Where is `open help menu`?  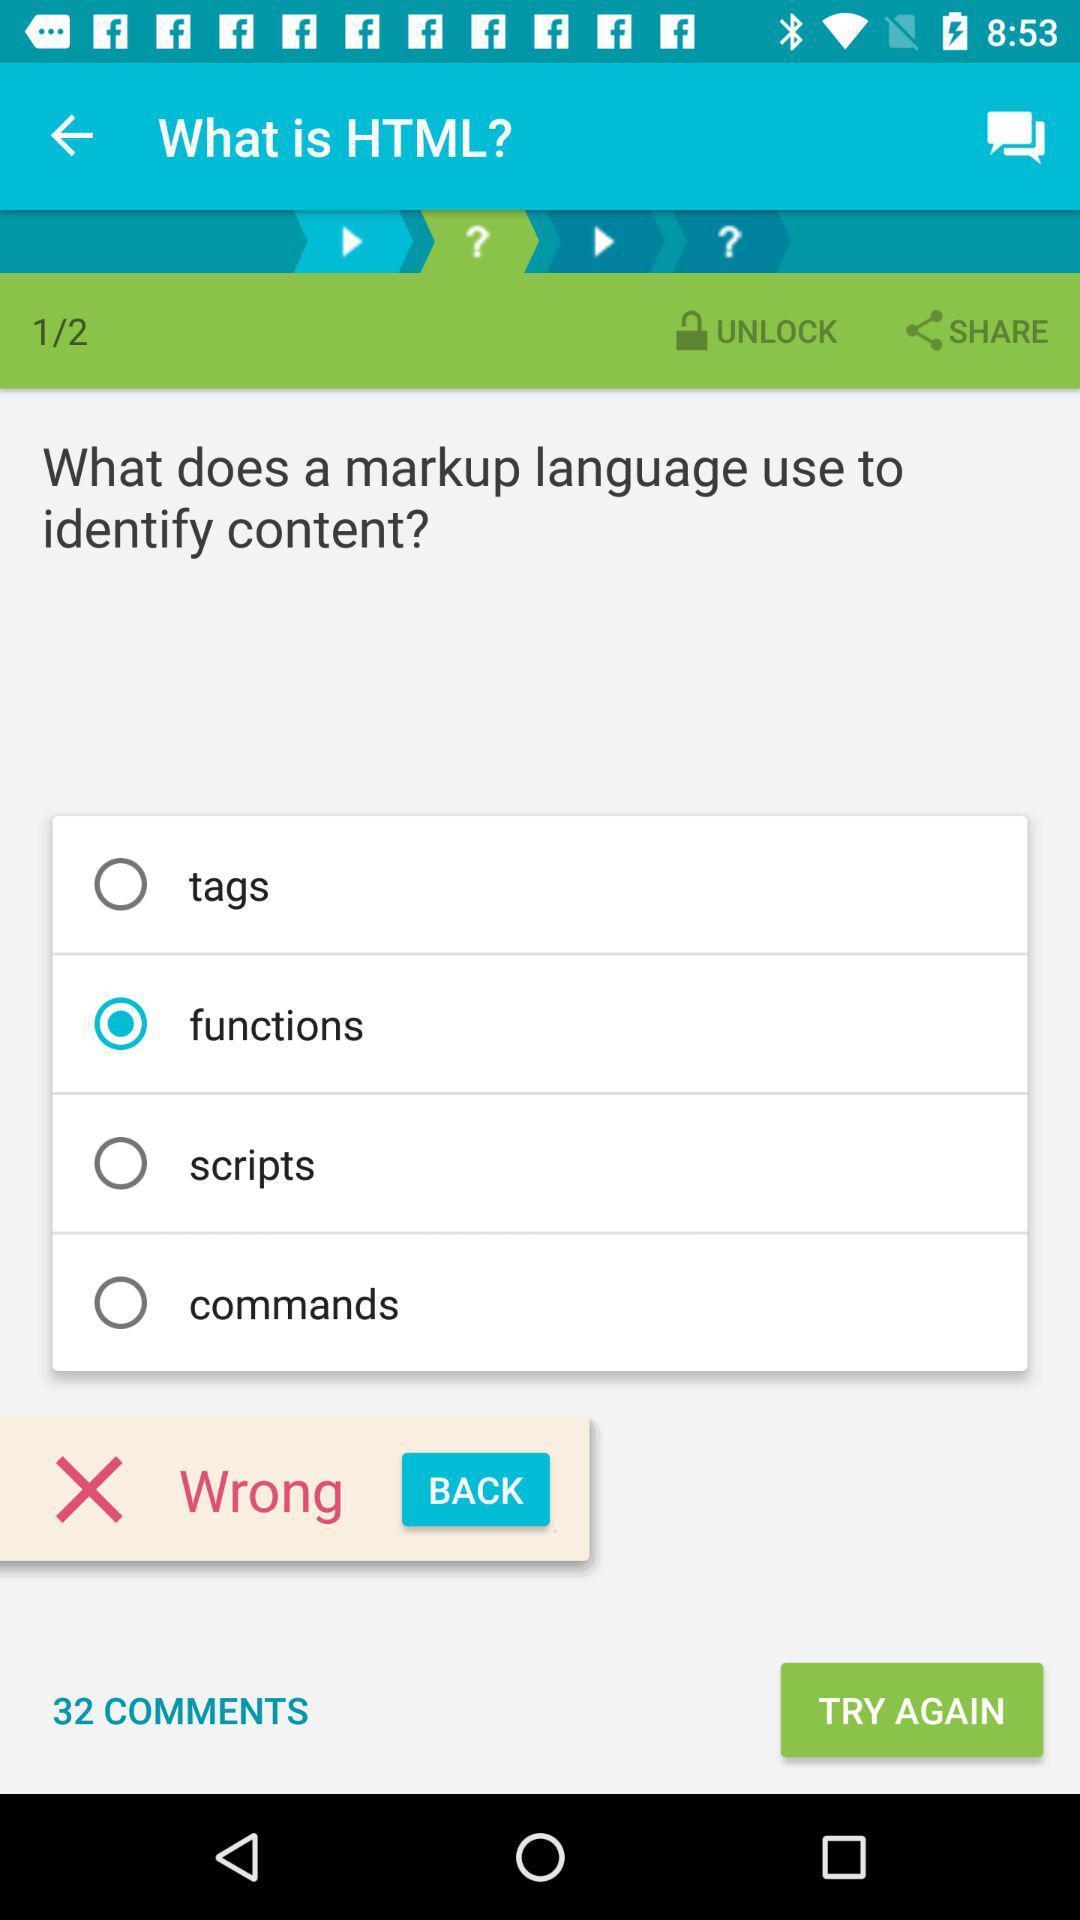
open help menu is located at coordinates (729, 240).